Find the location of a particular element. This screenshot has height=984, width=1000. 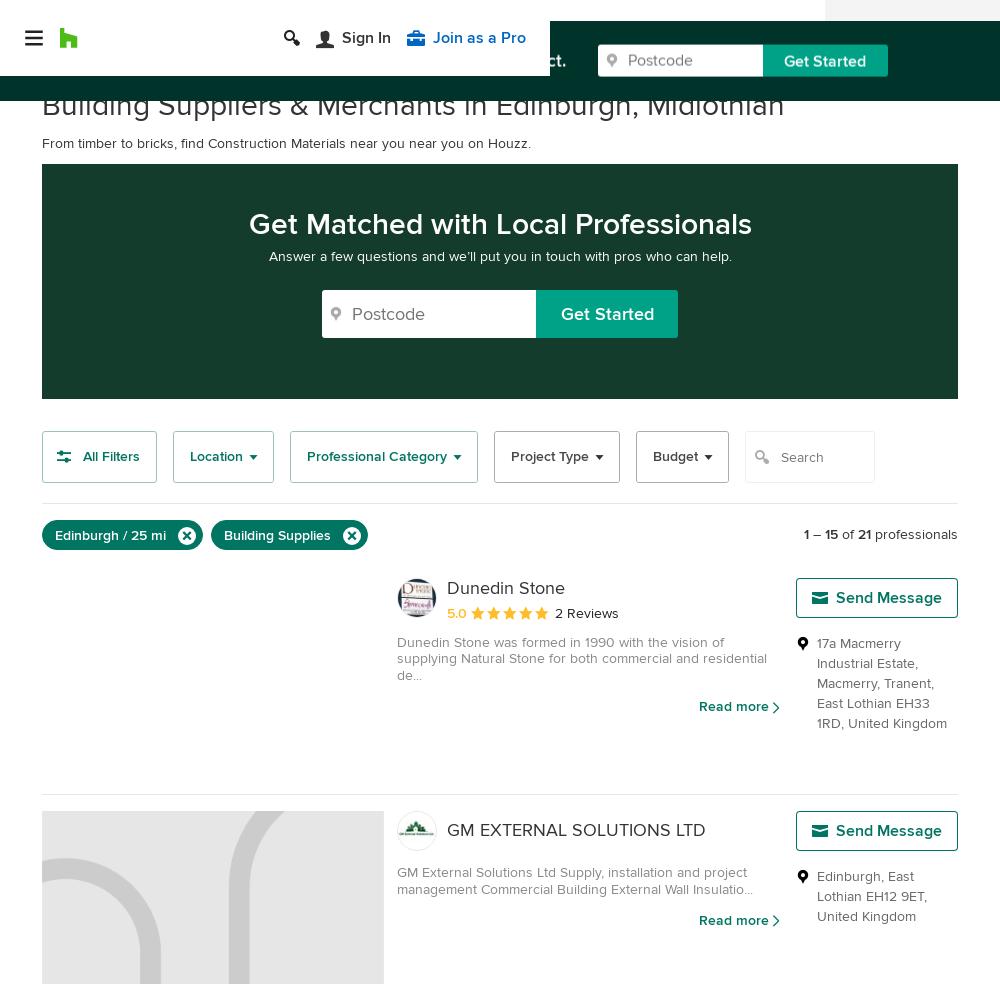

'Sign In' is located at coordinates (365, 35).